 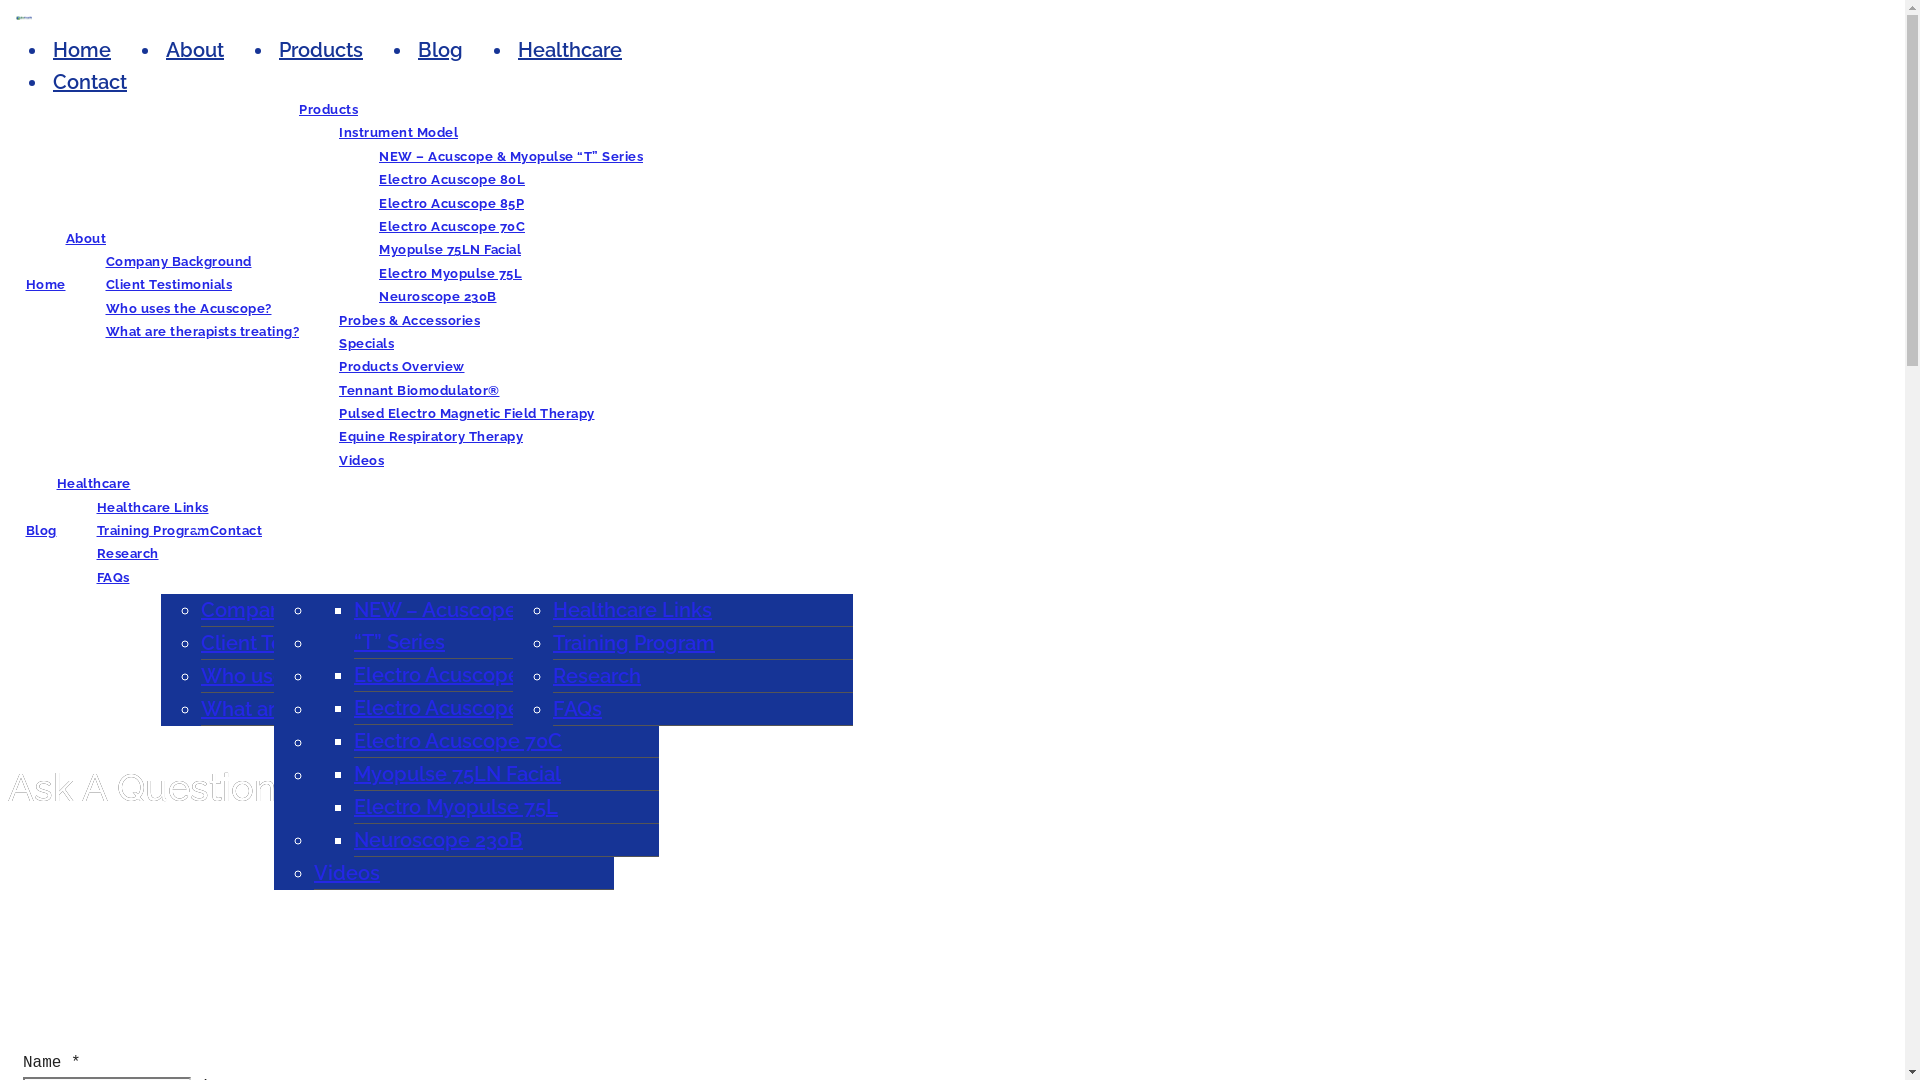 I want to click on 'Blog', so click(x=439, y=49).